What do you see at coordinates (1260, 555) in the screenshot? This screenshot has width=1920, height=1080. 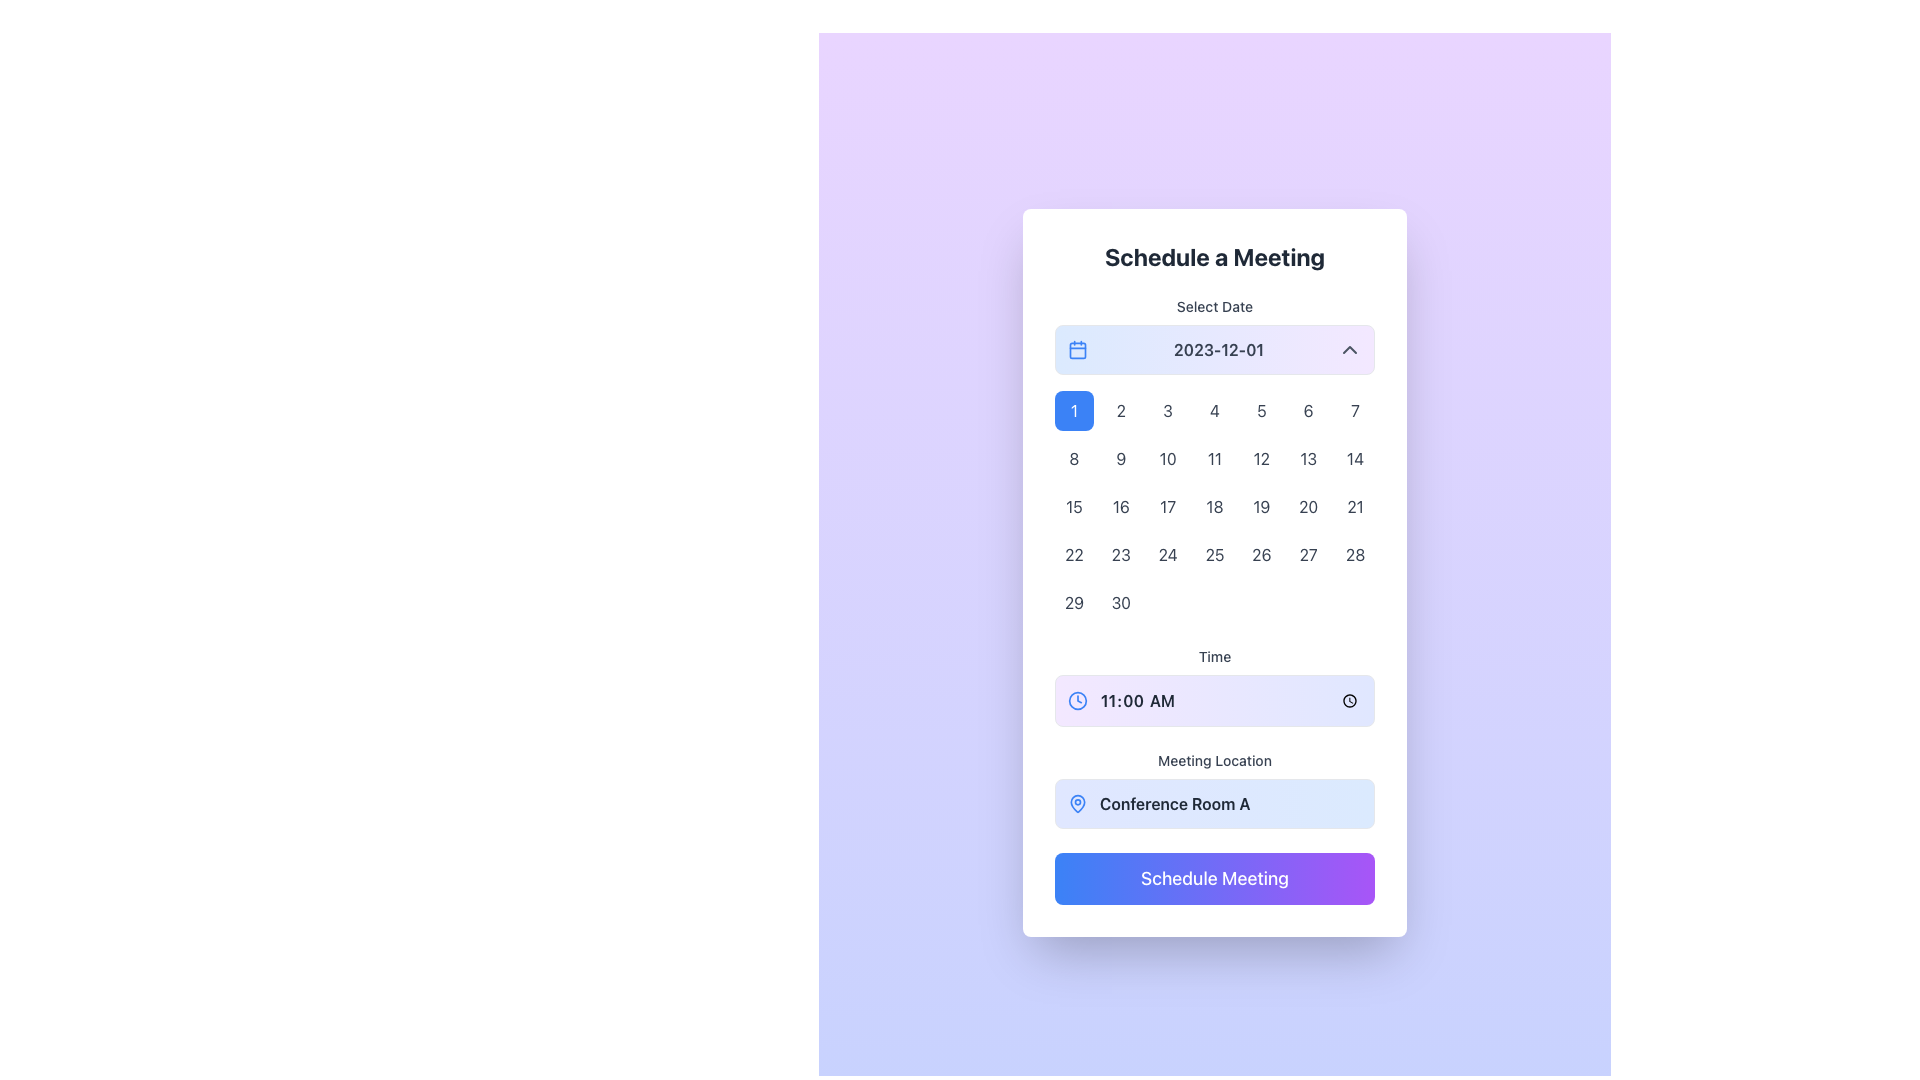 I see `the small rectangular button displaying the number '26' in dark gray, located in the sixth row and fifth column of the calendar grid` at bounding box center [1260, 555].